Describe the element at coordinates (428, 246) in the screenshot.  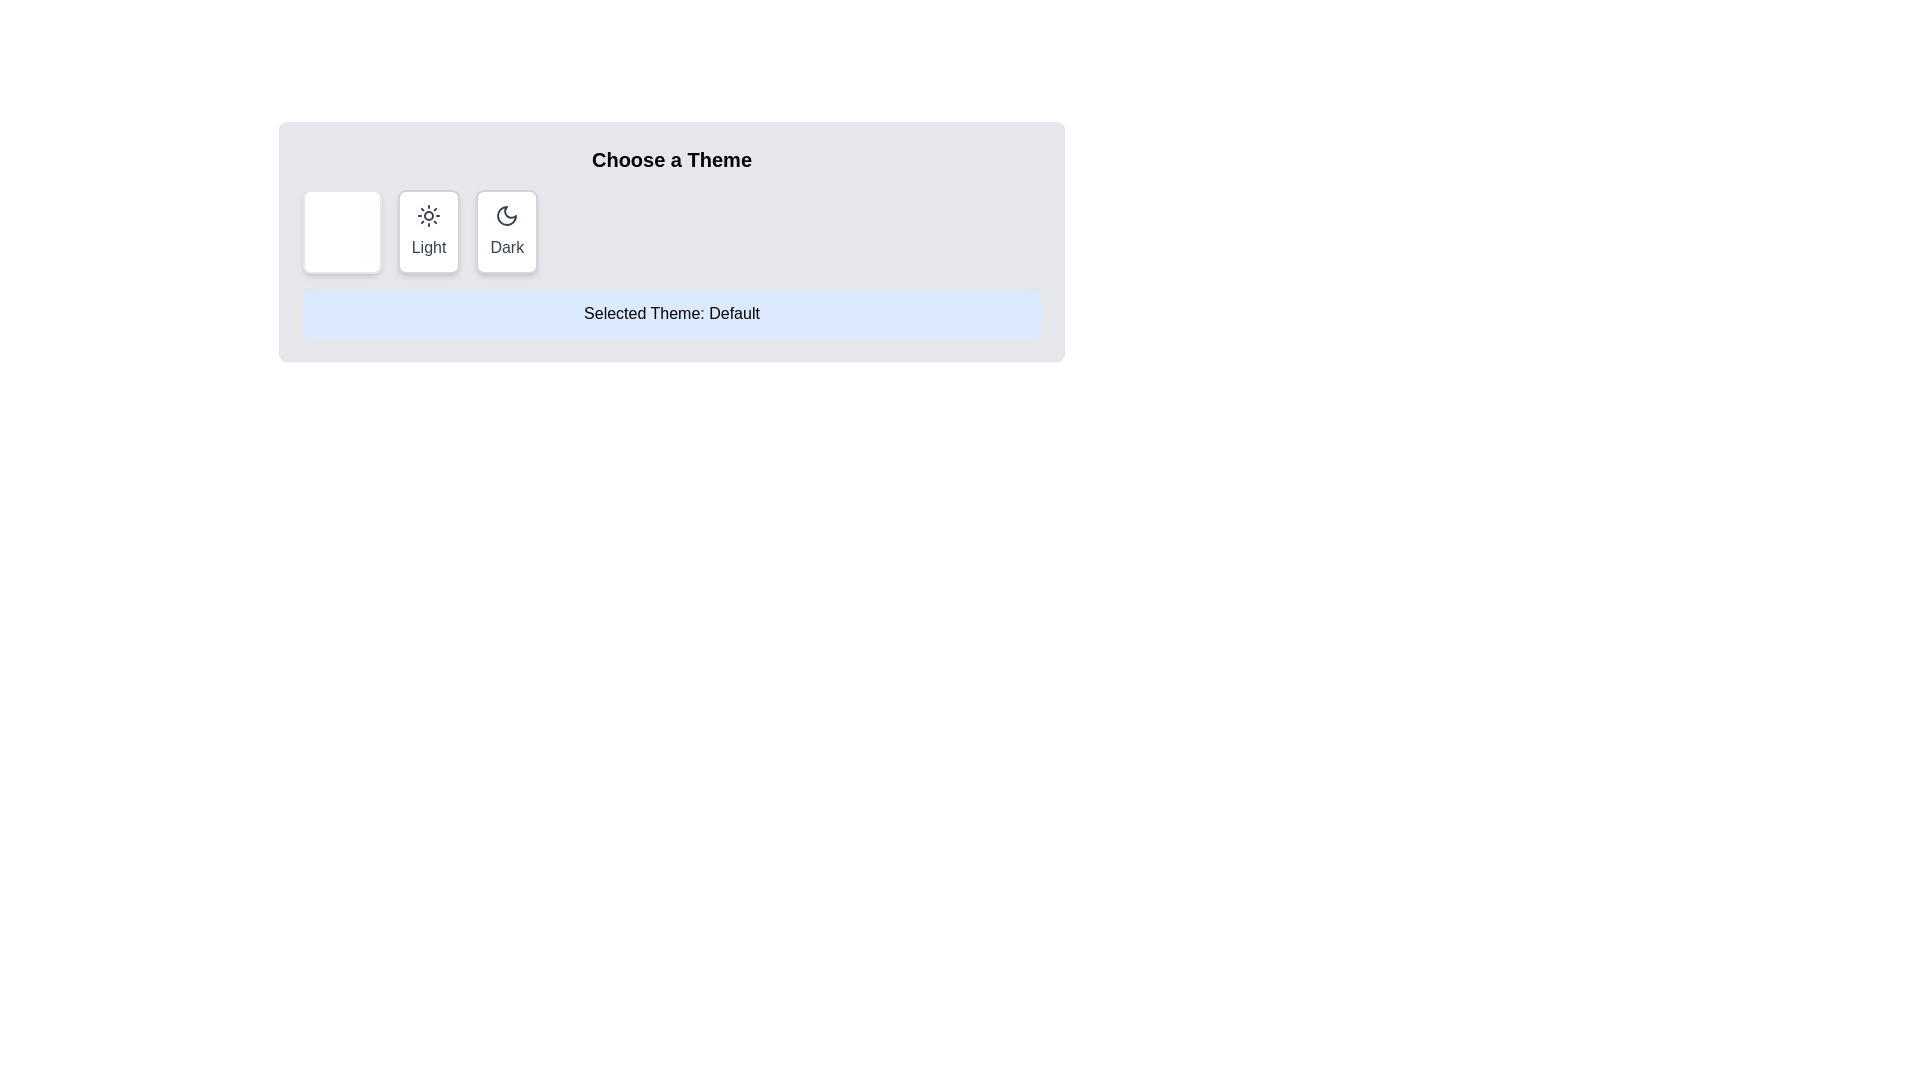
I see `the text label reading 'Light', which is styled with a medium-weight font and positioned below a light icon within a card-style component` at that location.